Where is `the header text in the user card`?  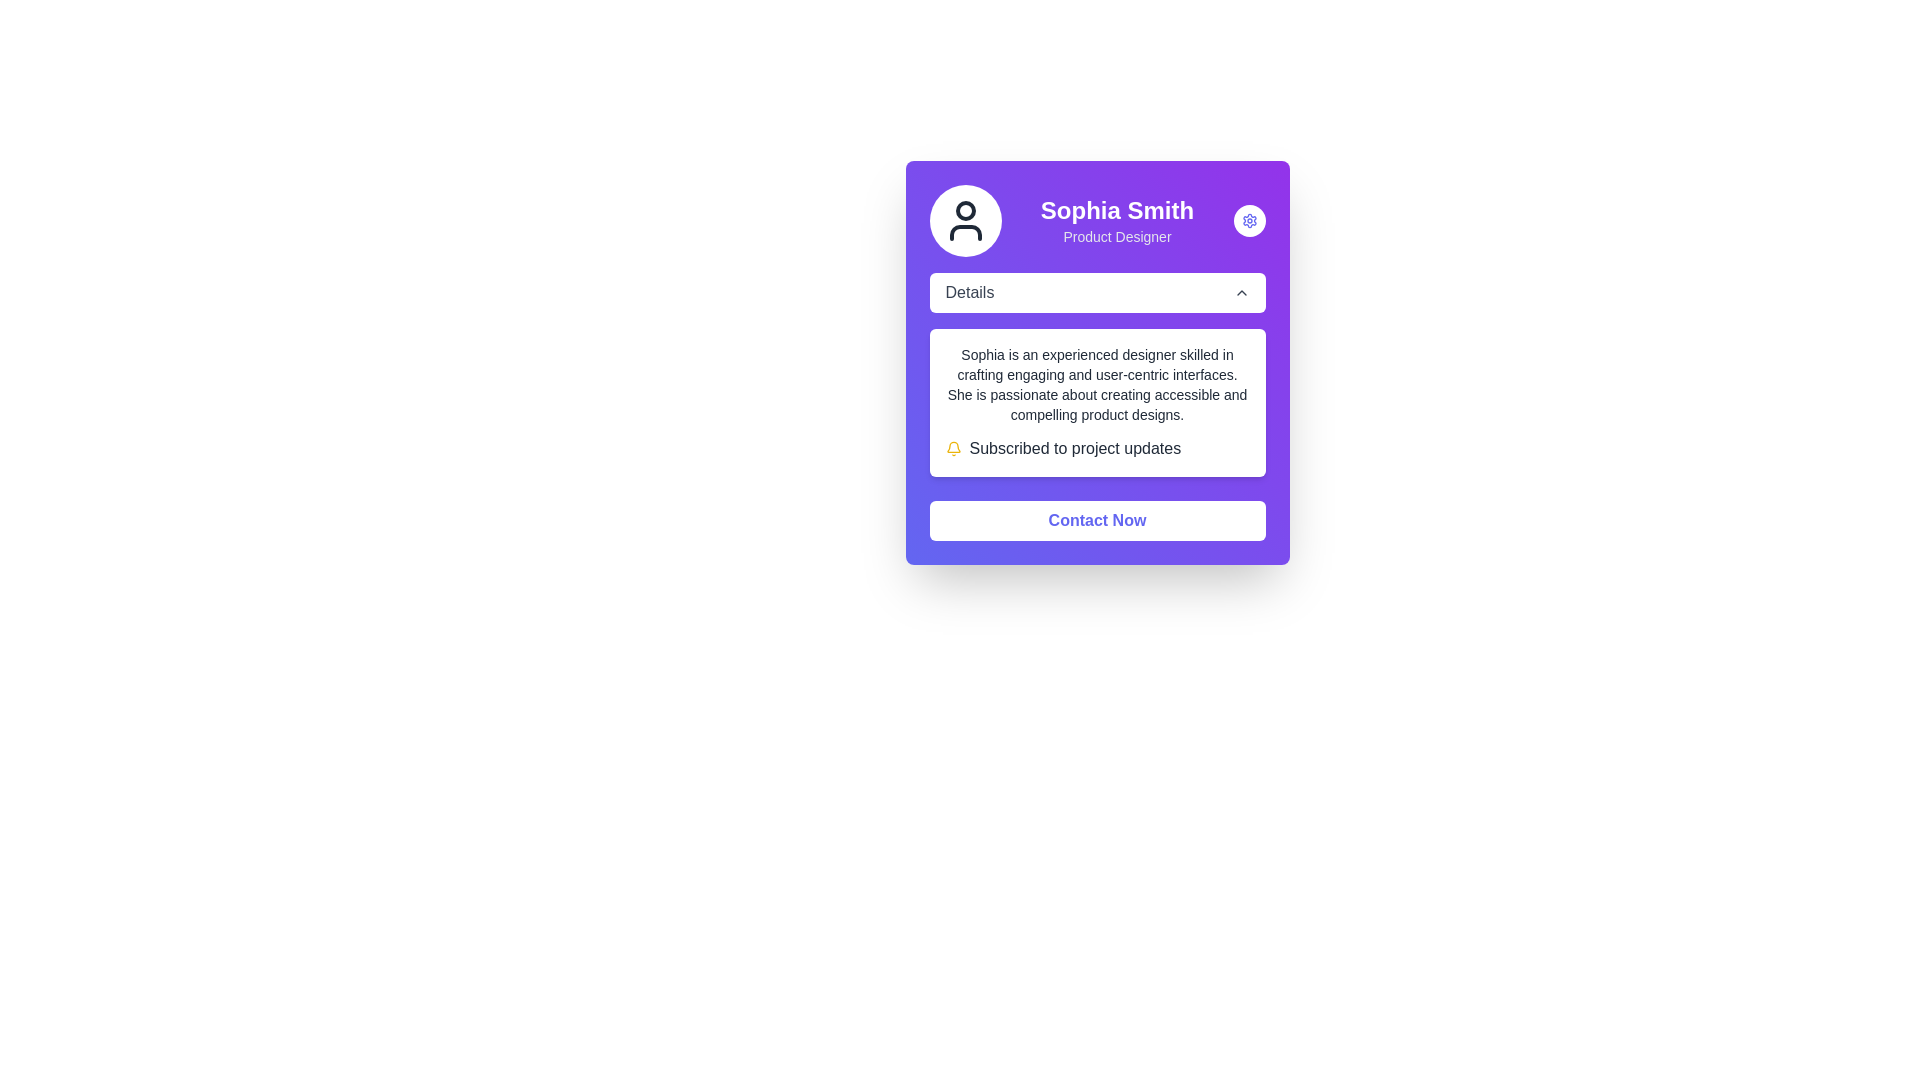 the header text in the user card is located at coordinates (1096, 220).